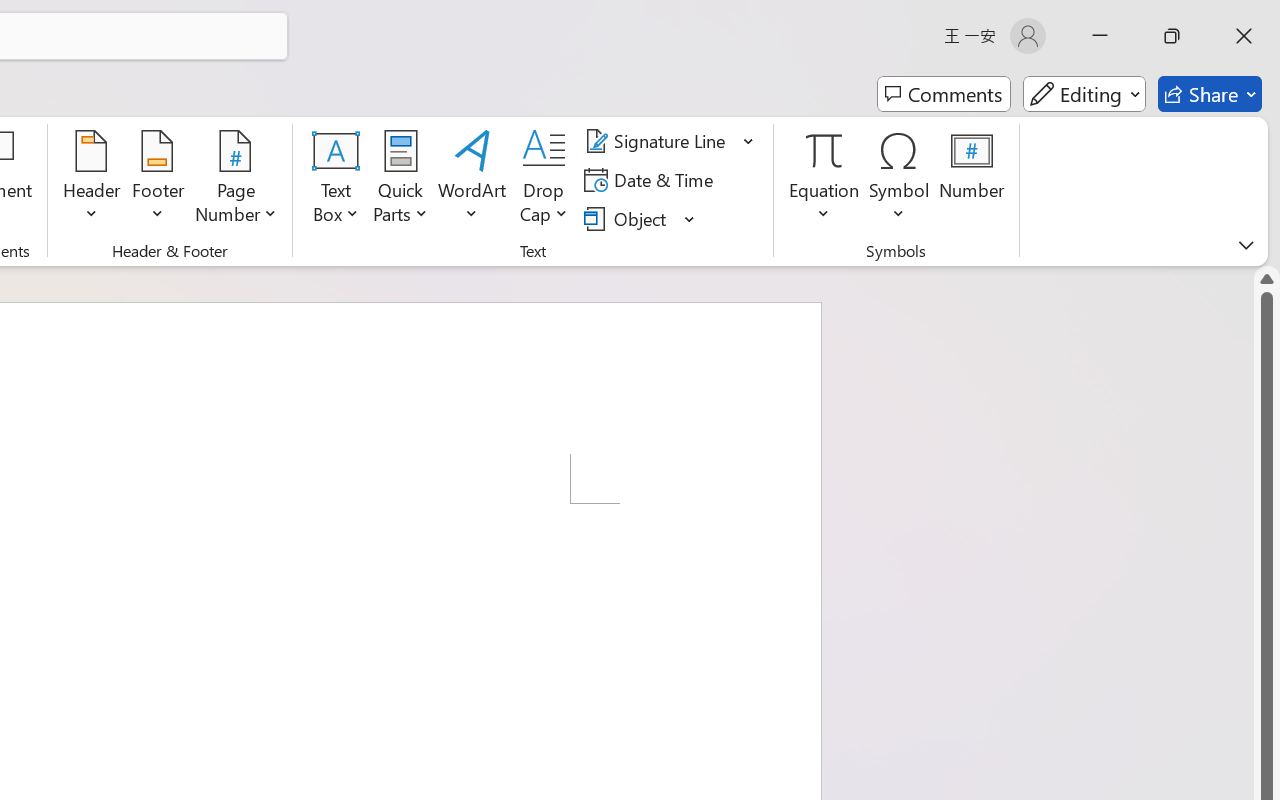 The width and height of the screenshot is (1280, 800). I want to click on 'Equation', so click(824, 150).